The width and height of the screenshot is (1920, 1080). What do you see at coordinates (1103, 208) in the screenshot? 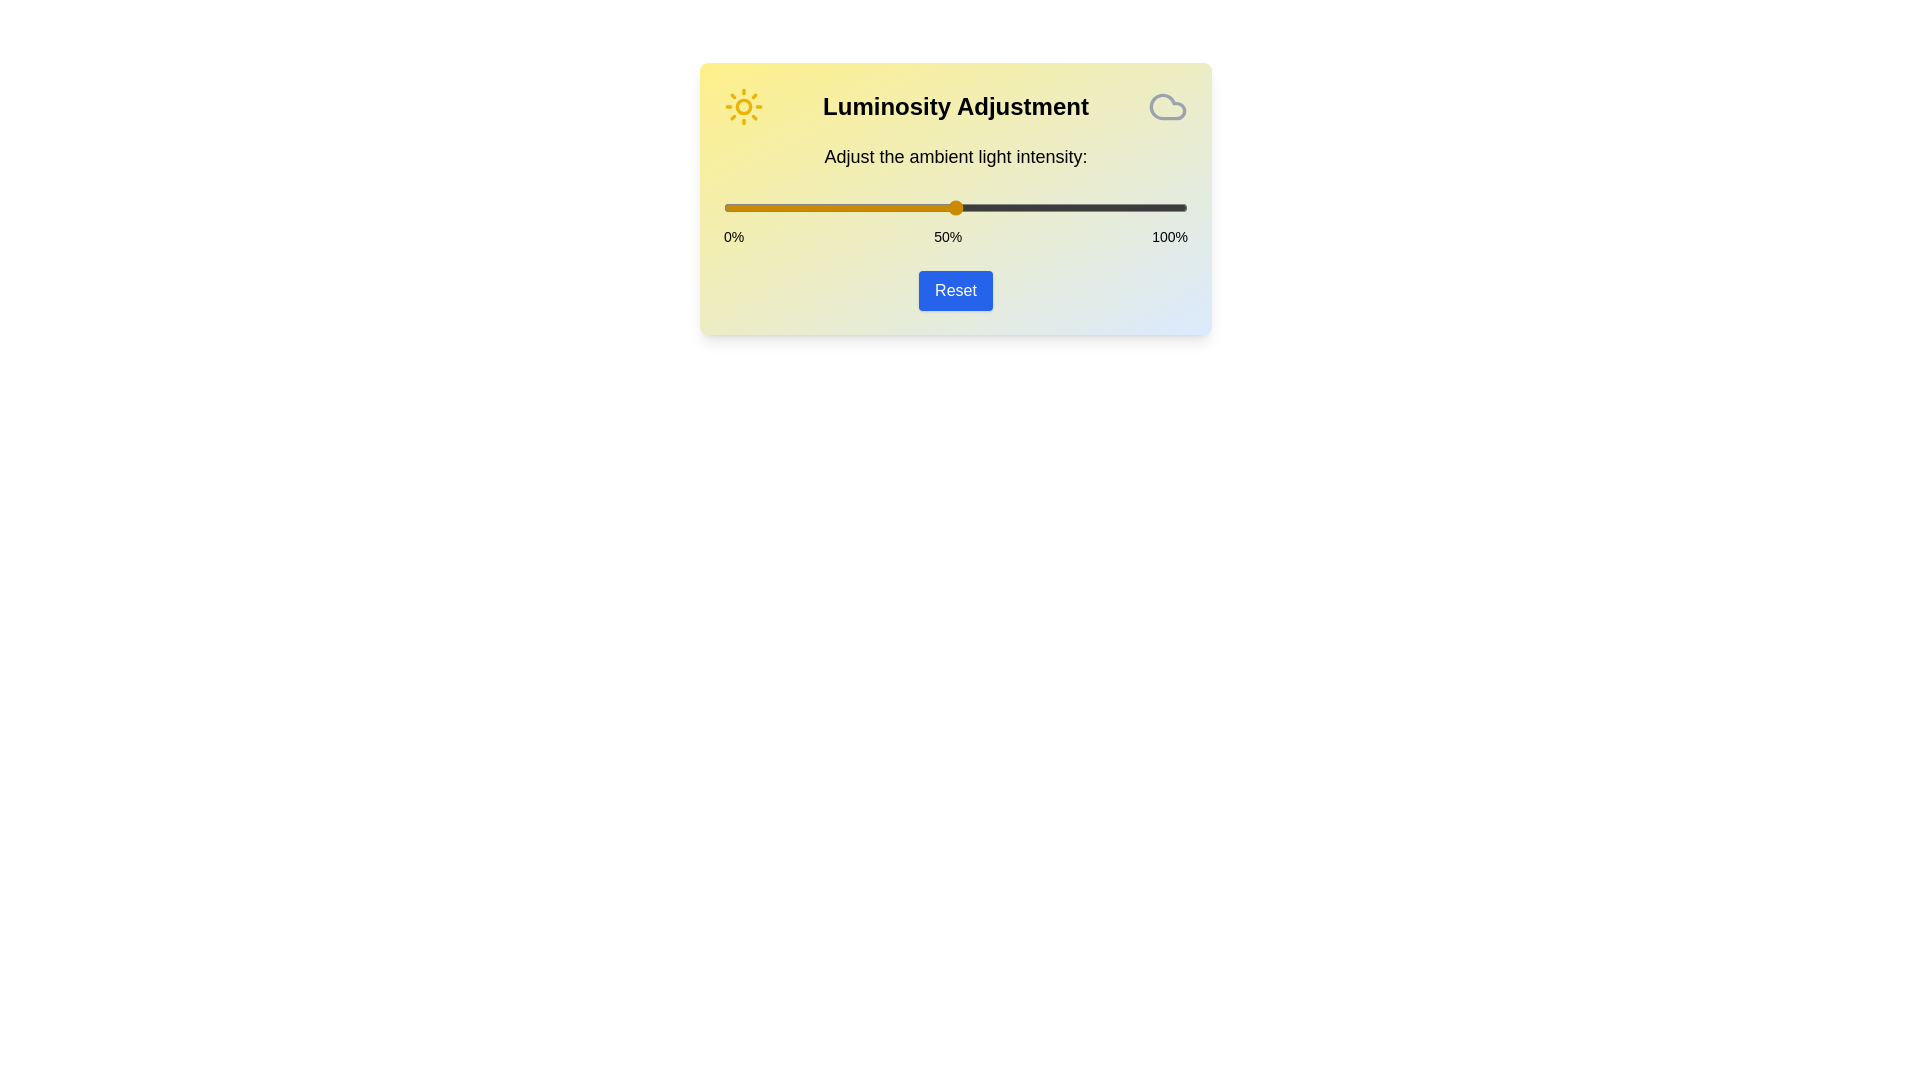
I see `the light intensity to 82% by sliding the slider` at bounding box center [1103, 208].